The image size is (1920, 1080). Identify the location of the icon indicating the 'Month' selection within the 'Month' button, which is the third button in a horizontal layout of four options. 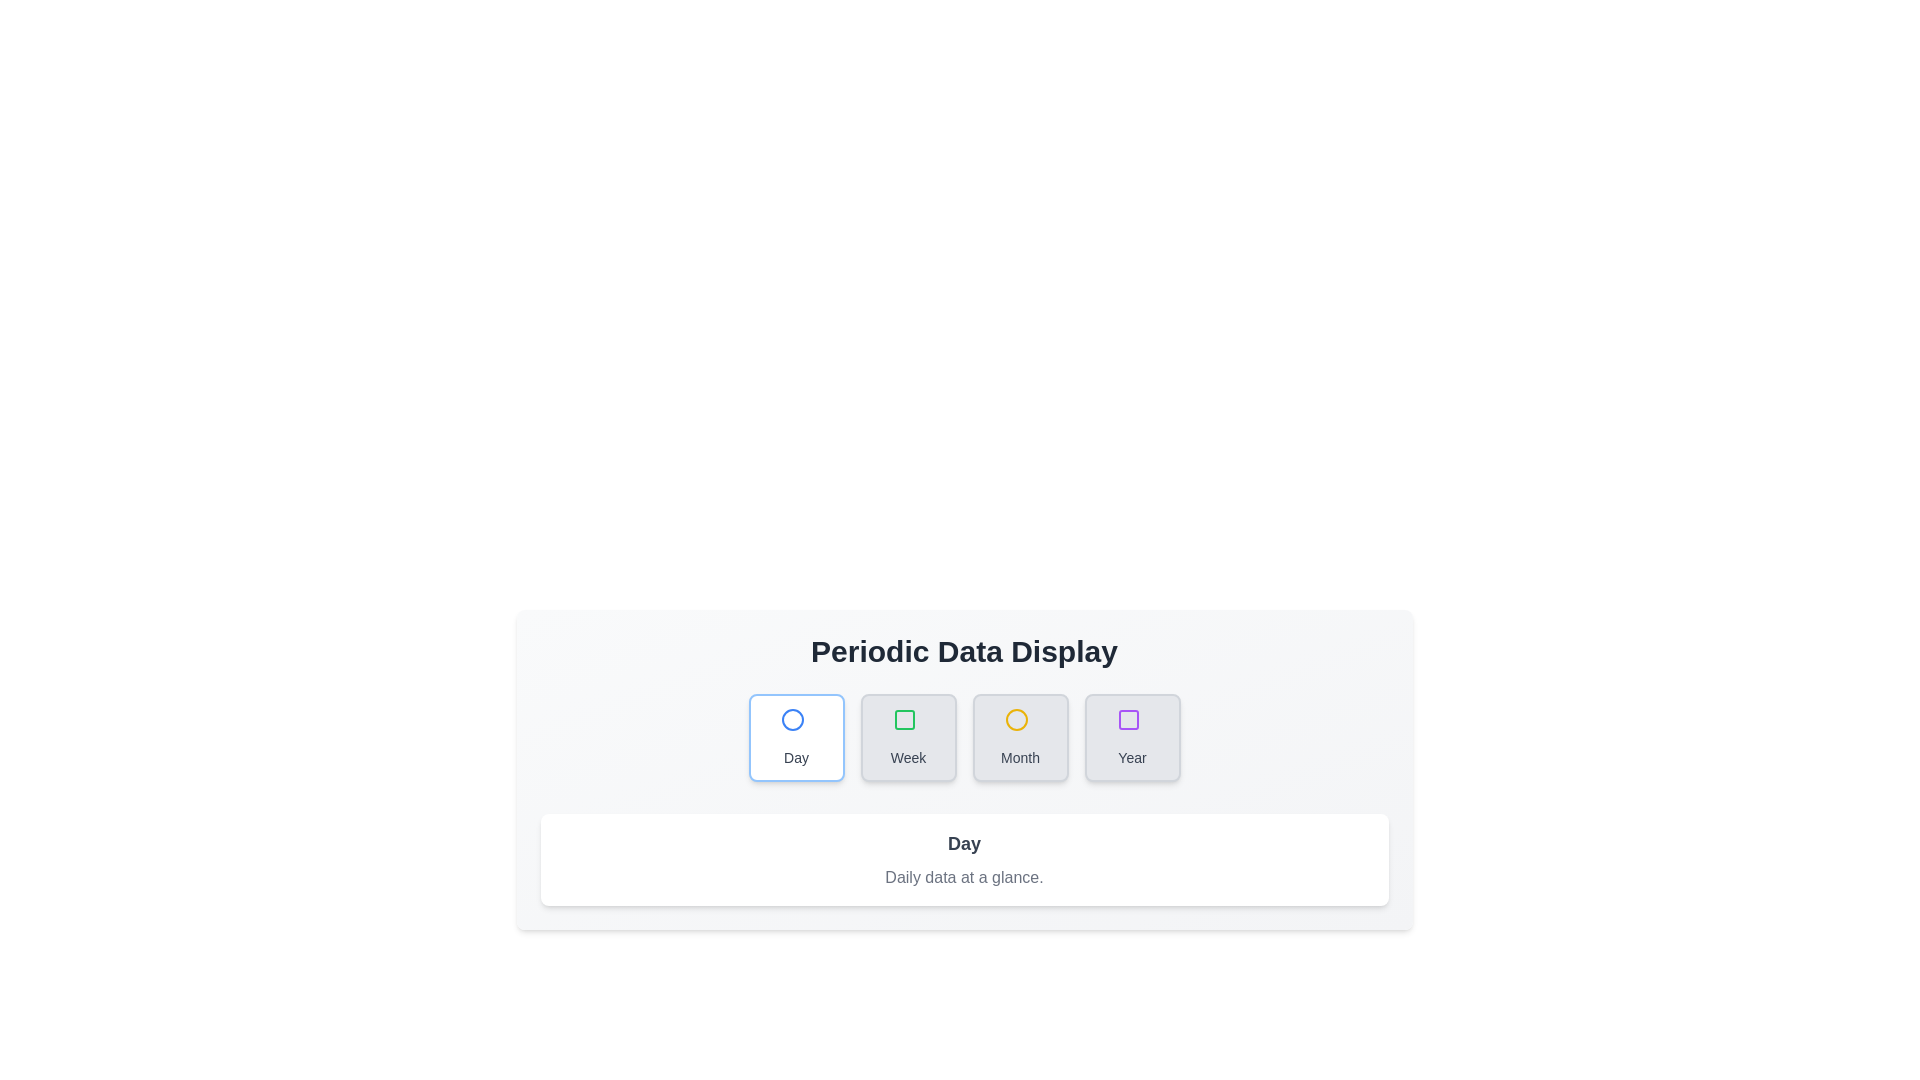
(1020, 724).